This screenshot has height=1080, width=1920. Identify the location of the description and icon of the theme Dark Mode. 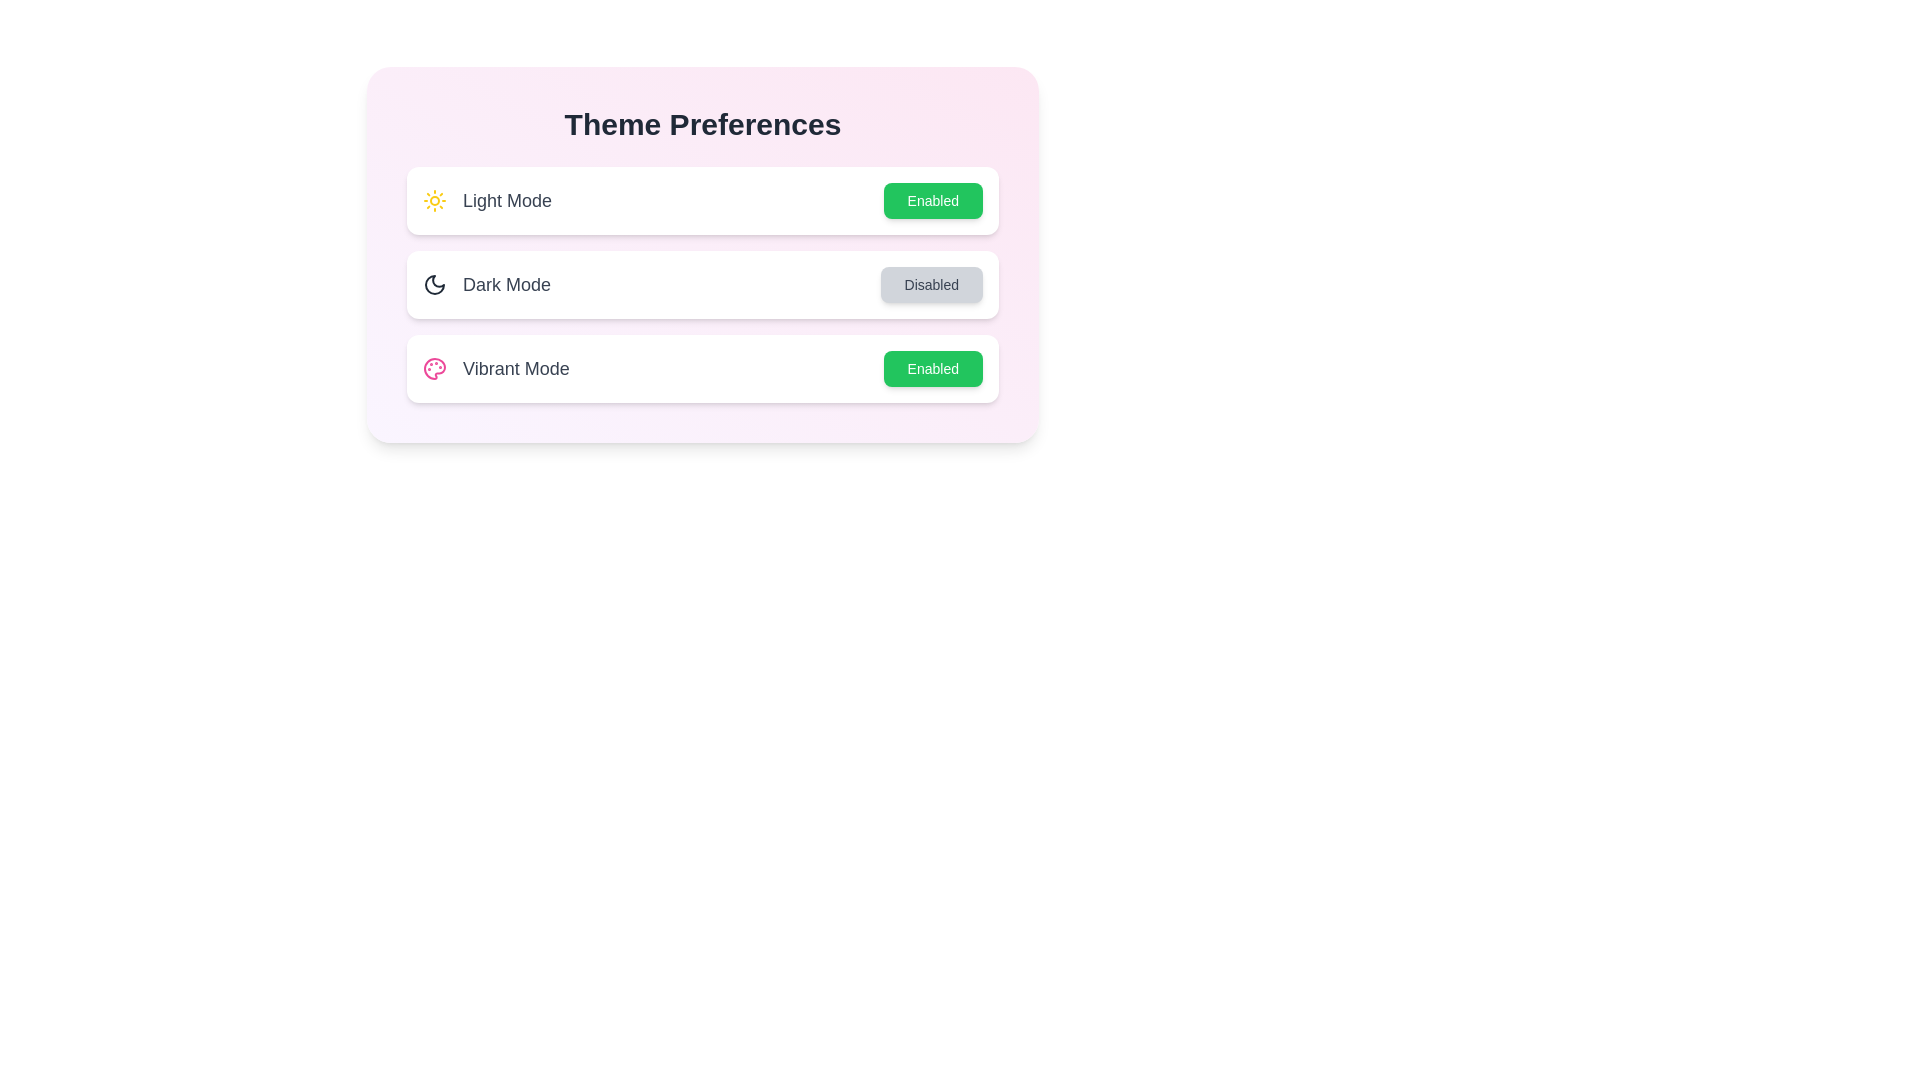
(434, 285).